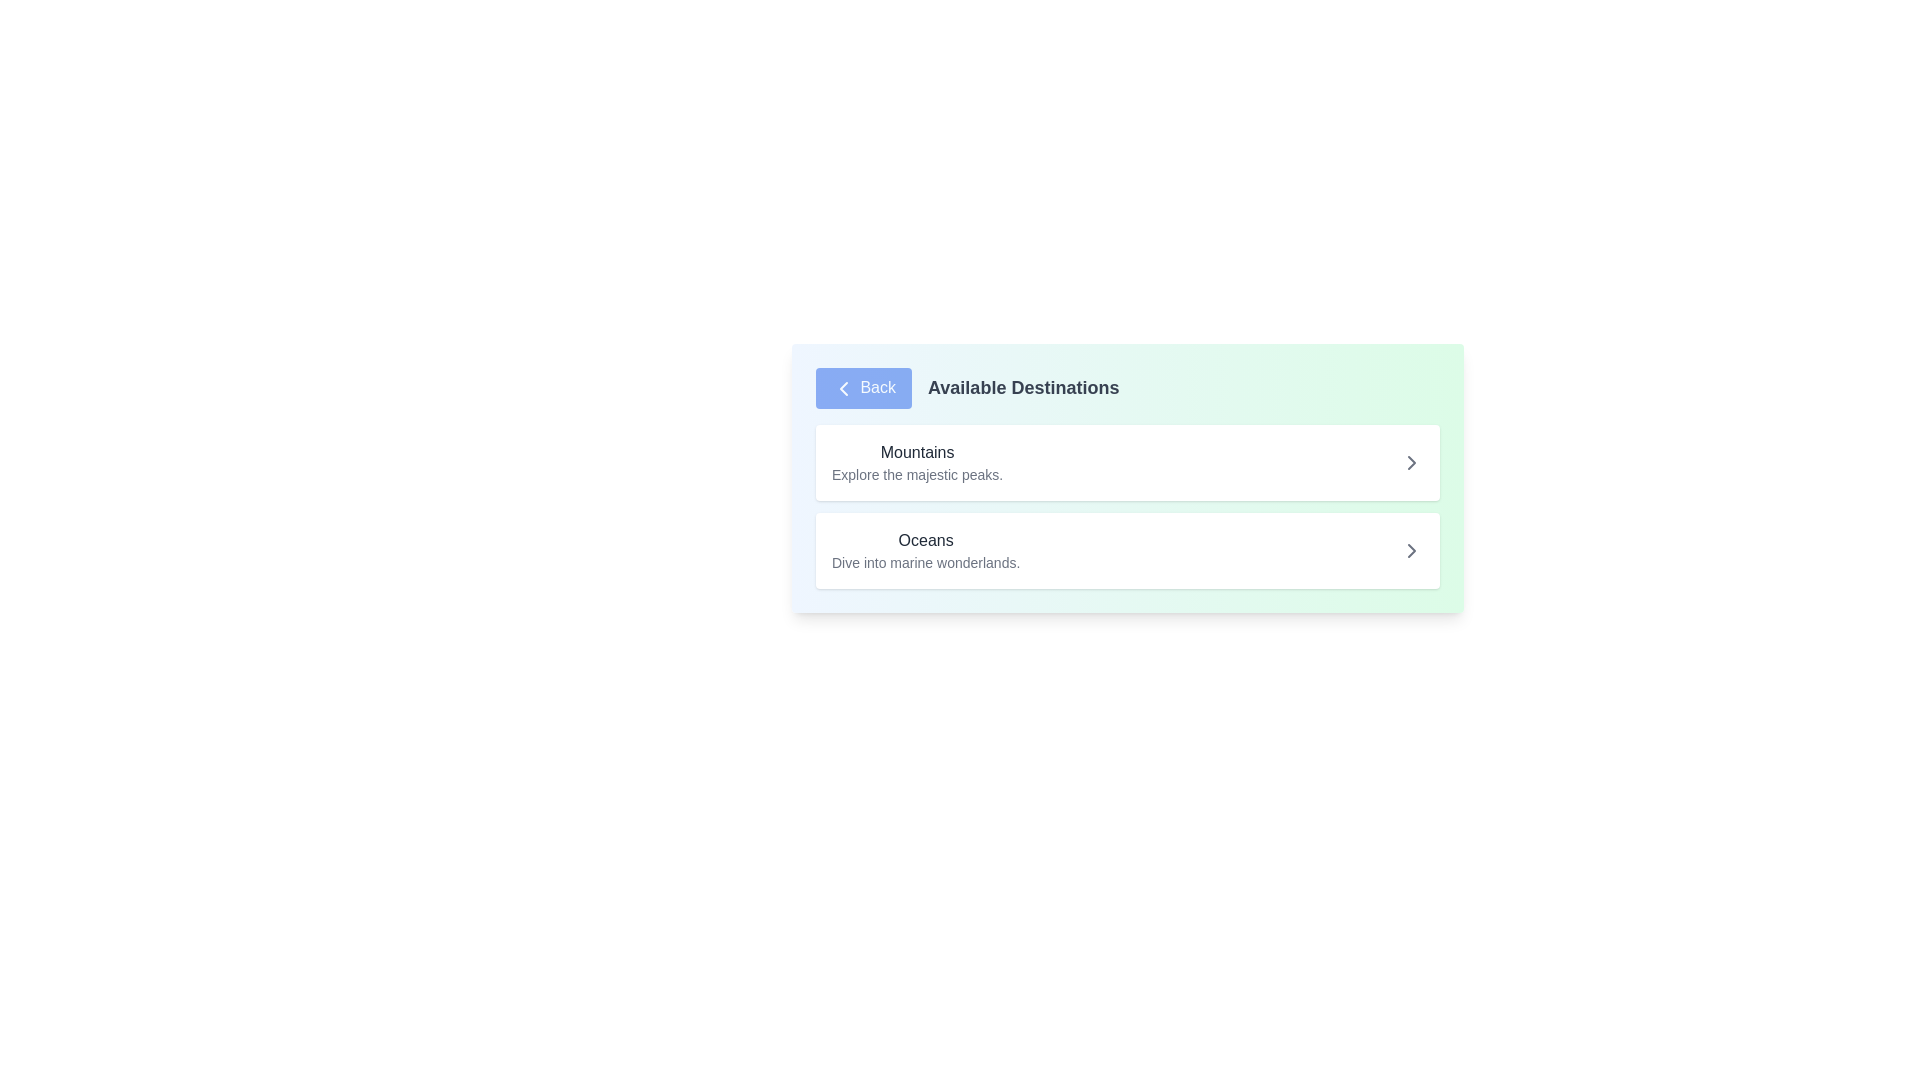  I want to click on the Navigation List with Items located under the 'Available Destinations' heading, which allows users to select 'Mountains' or 'Oceans', so click(1128, 504).